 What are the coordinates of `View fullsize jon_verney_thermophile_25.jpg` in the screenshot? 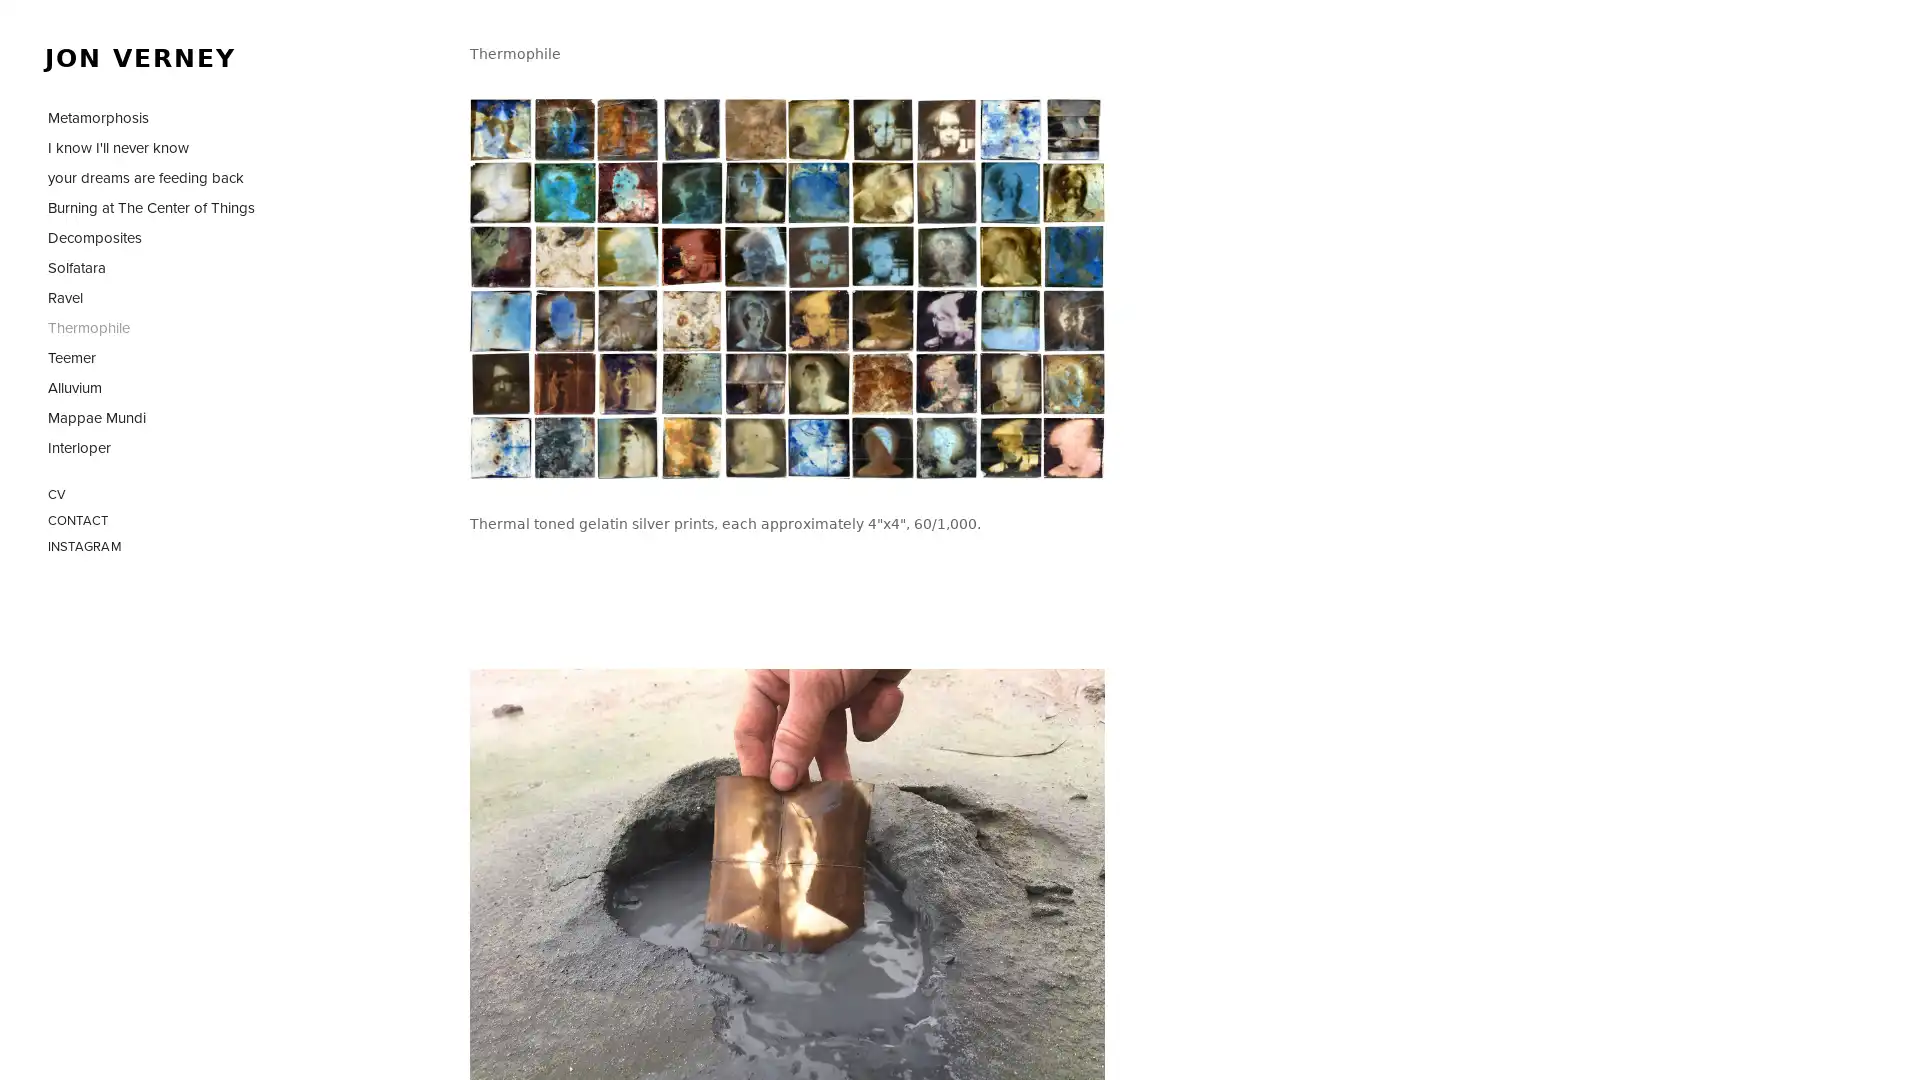 It's located at (627, 319).